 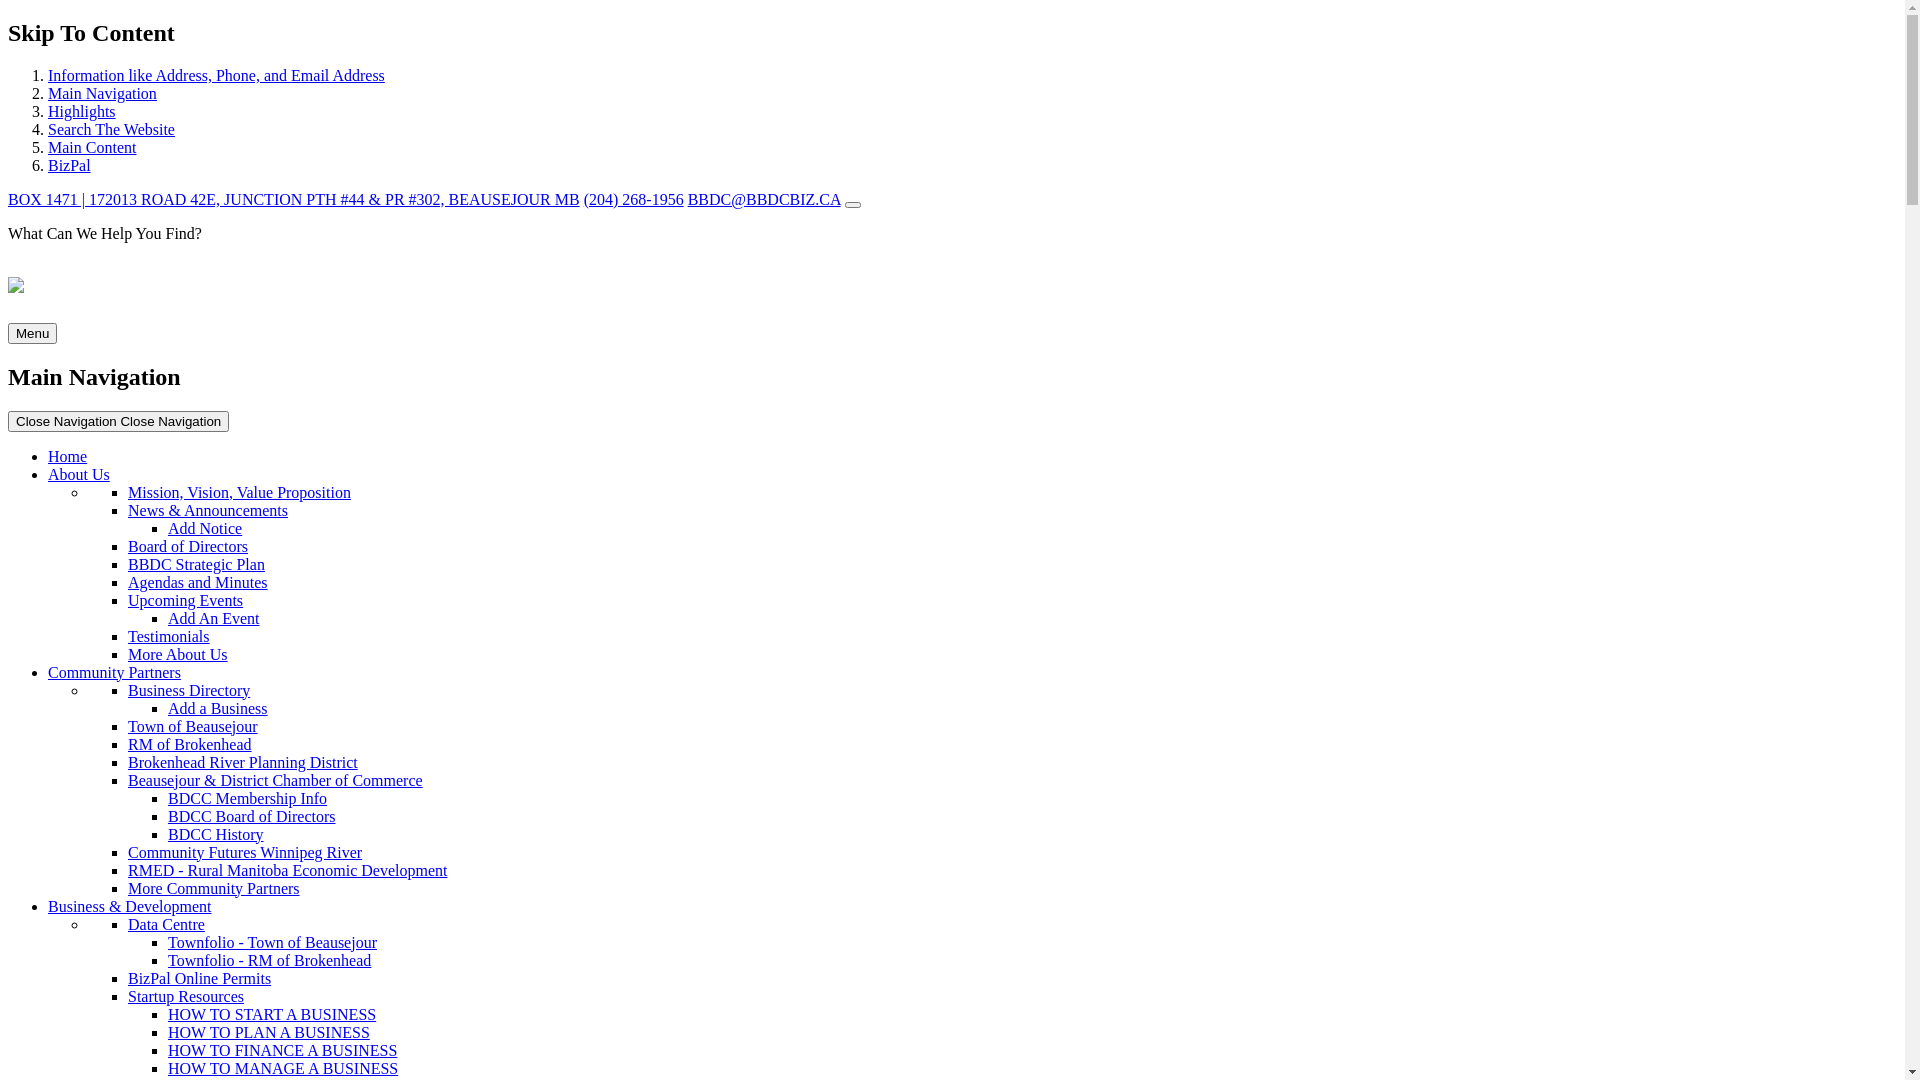 I want to click on '(204) 268-1956', so click(x=632, y=199).